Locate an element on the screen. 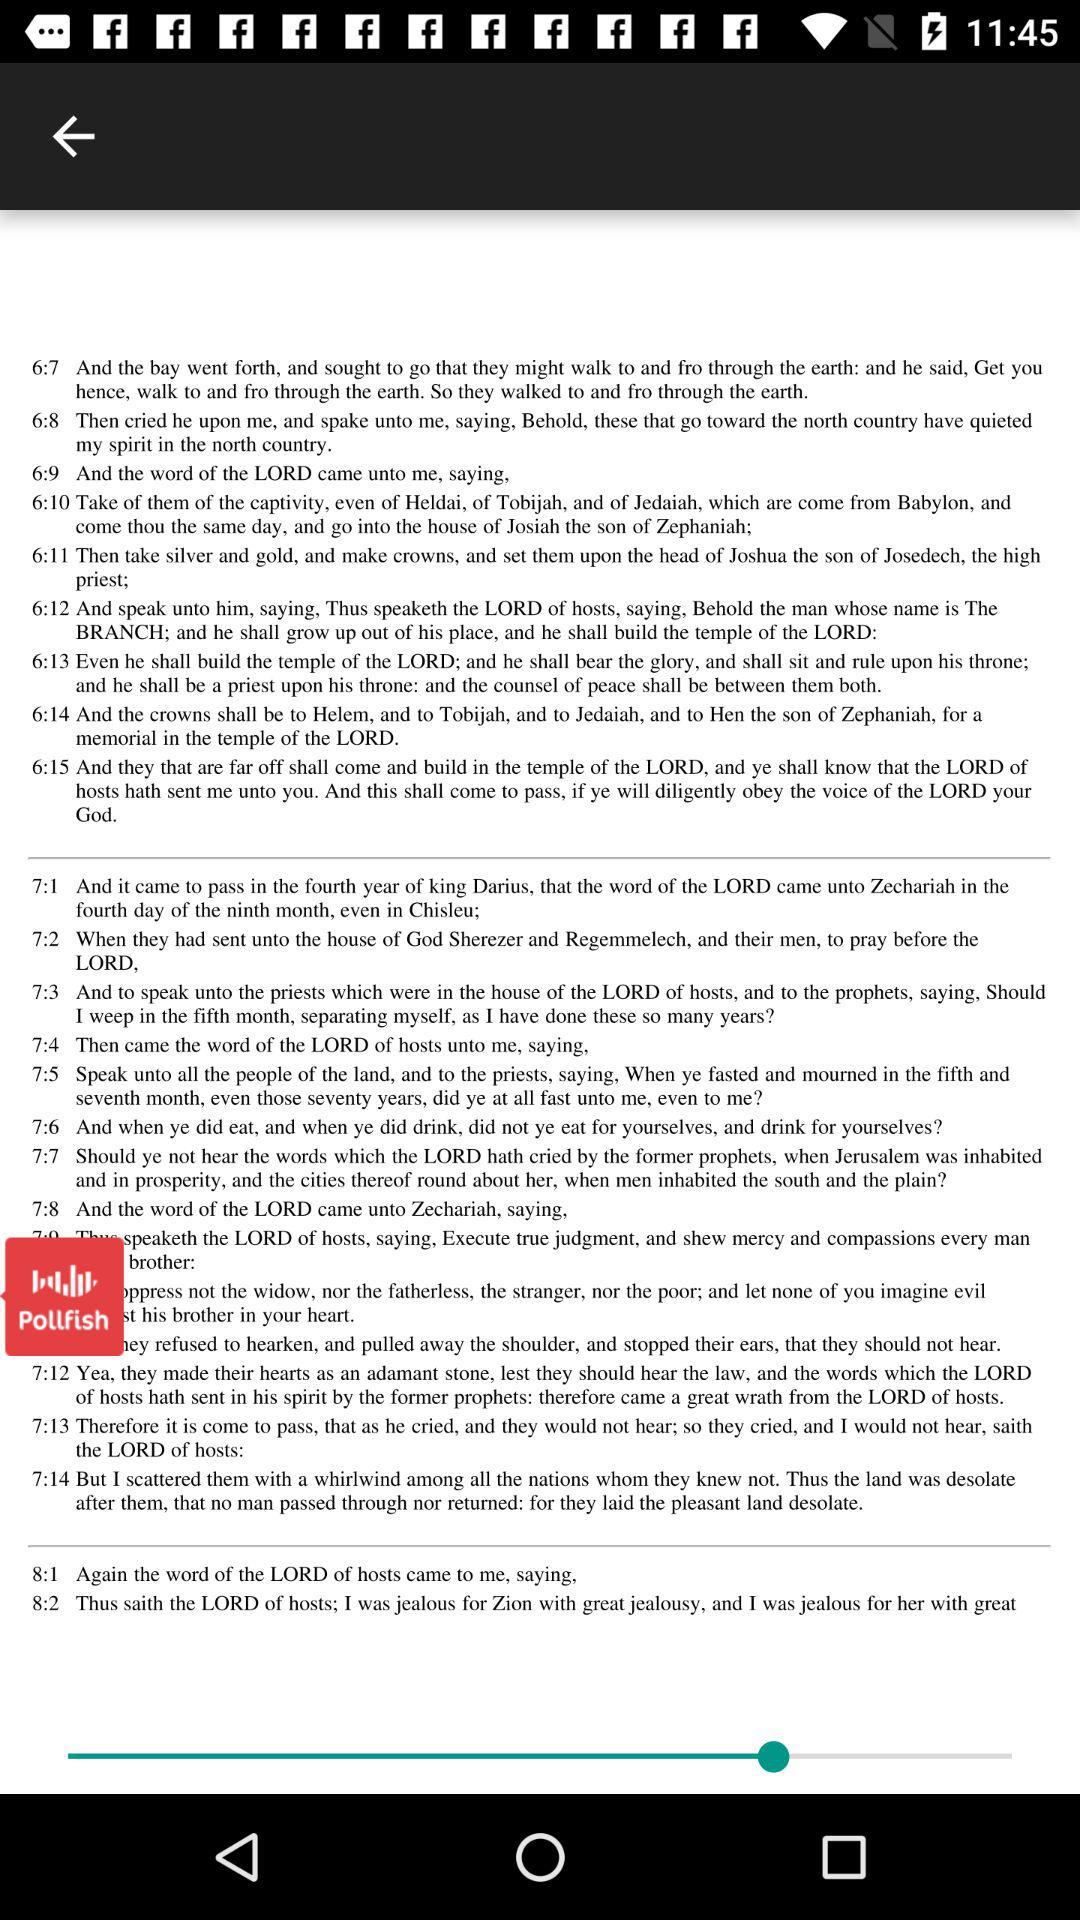 The height and width of the screenshot is (1920, 1080). icon at the bottom left corner is located at coordinates (60, 1296).